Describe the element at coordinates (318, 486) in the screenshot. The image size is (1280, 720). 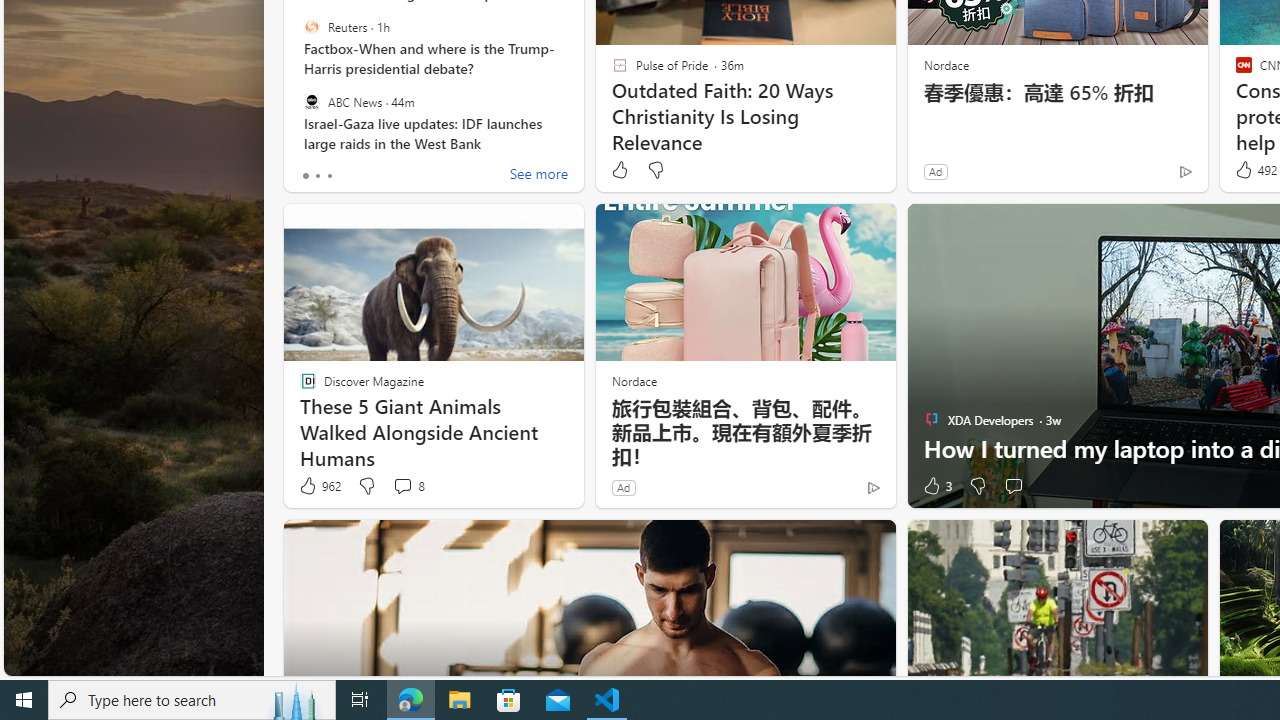
I see `'962 Like'` at that location.